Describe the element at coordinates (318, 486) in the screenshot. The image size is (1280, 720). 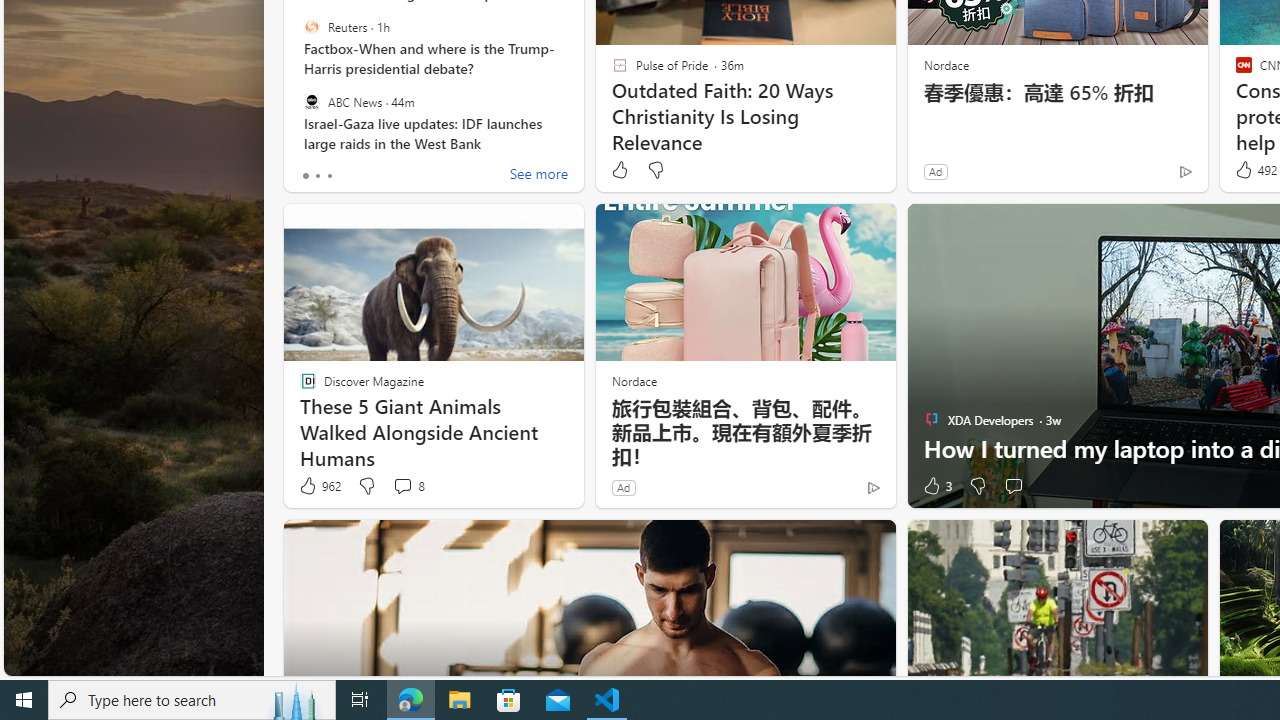
I see `'962 Like'` at that location.